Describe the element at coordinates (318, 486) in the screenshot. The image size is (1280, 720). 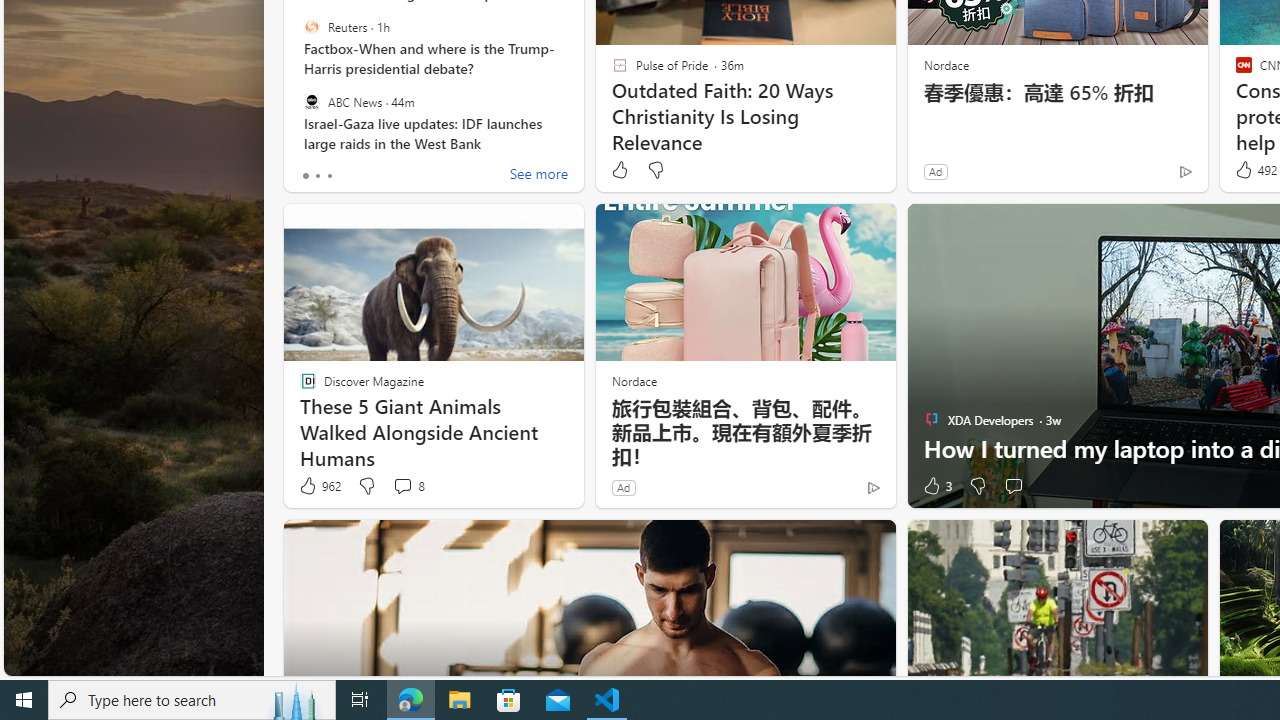
I see `'962 Like'` at that location.